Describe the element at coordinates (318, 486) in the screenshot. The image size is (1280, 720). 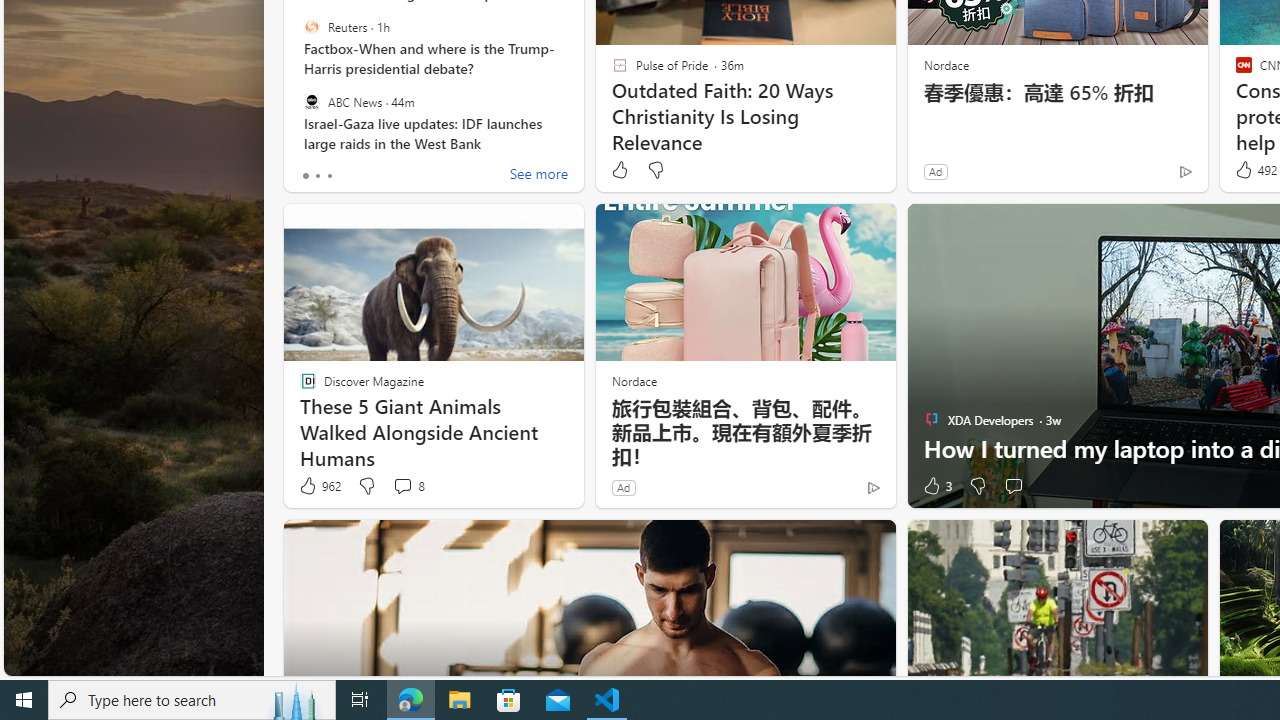
I see `'962 Like'` at that location.